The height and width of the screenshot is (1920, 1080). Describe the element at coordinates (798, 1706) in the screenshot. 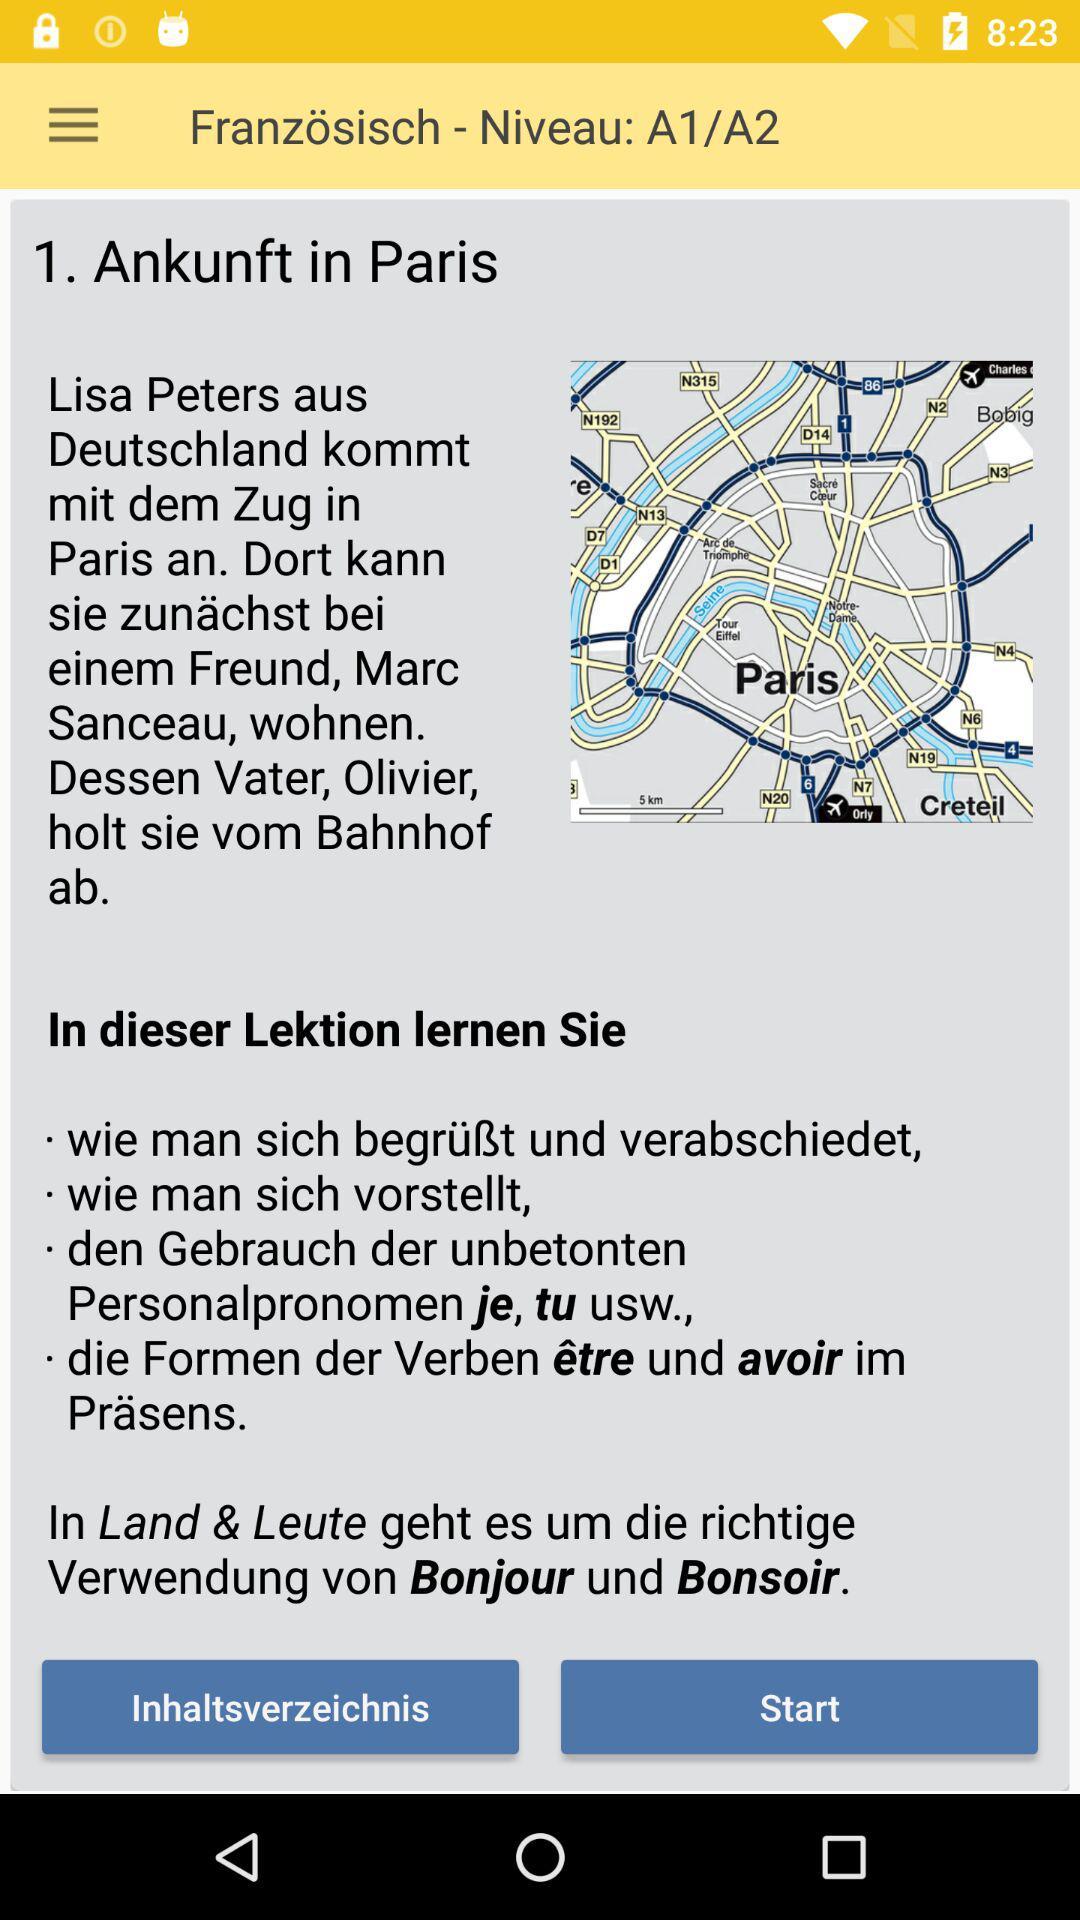

I see `the item to the right of the inhaltsverzeichnis icon` at that location.